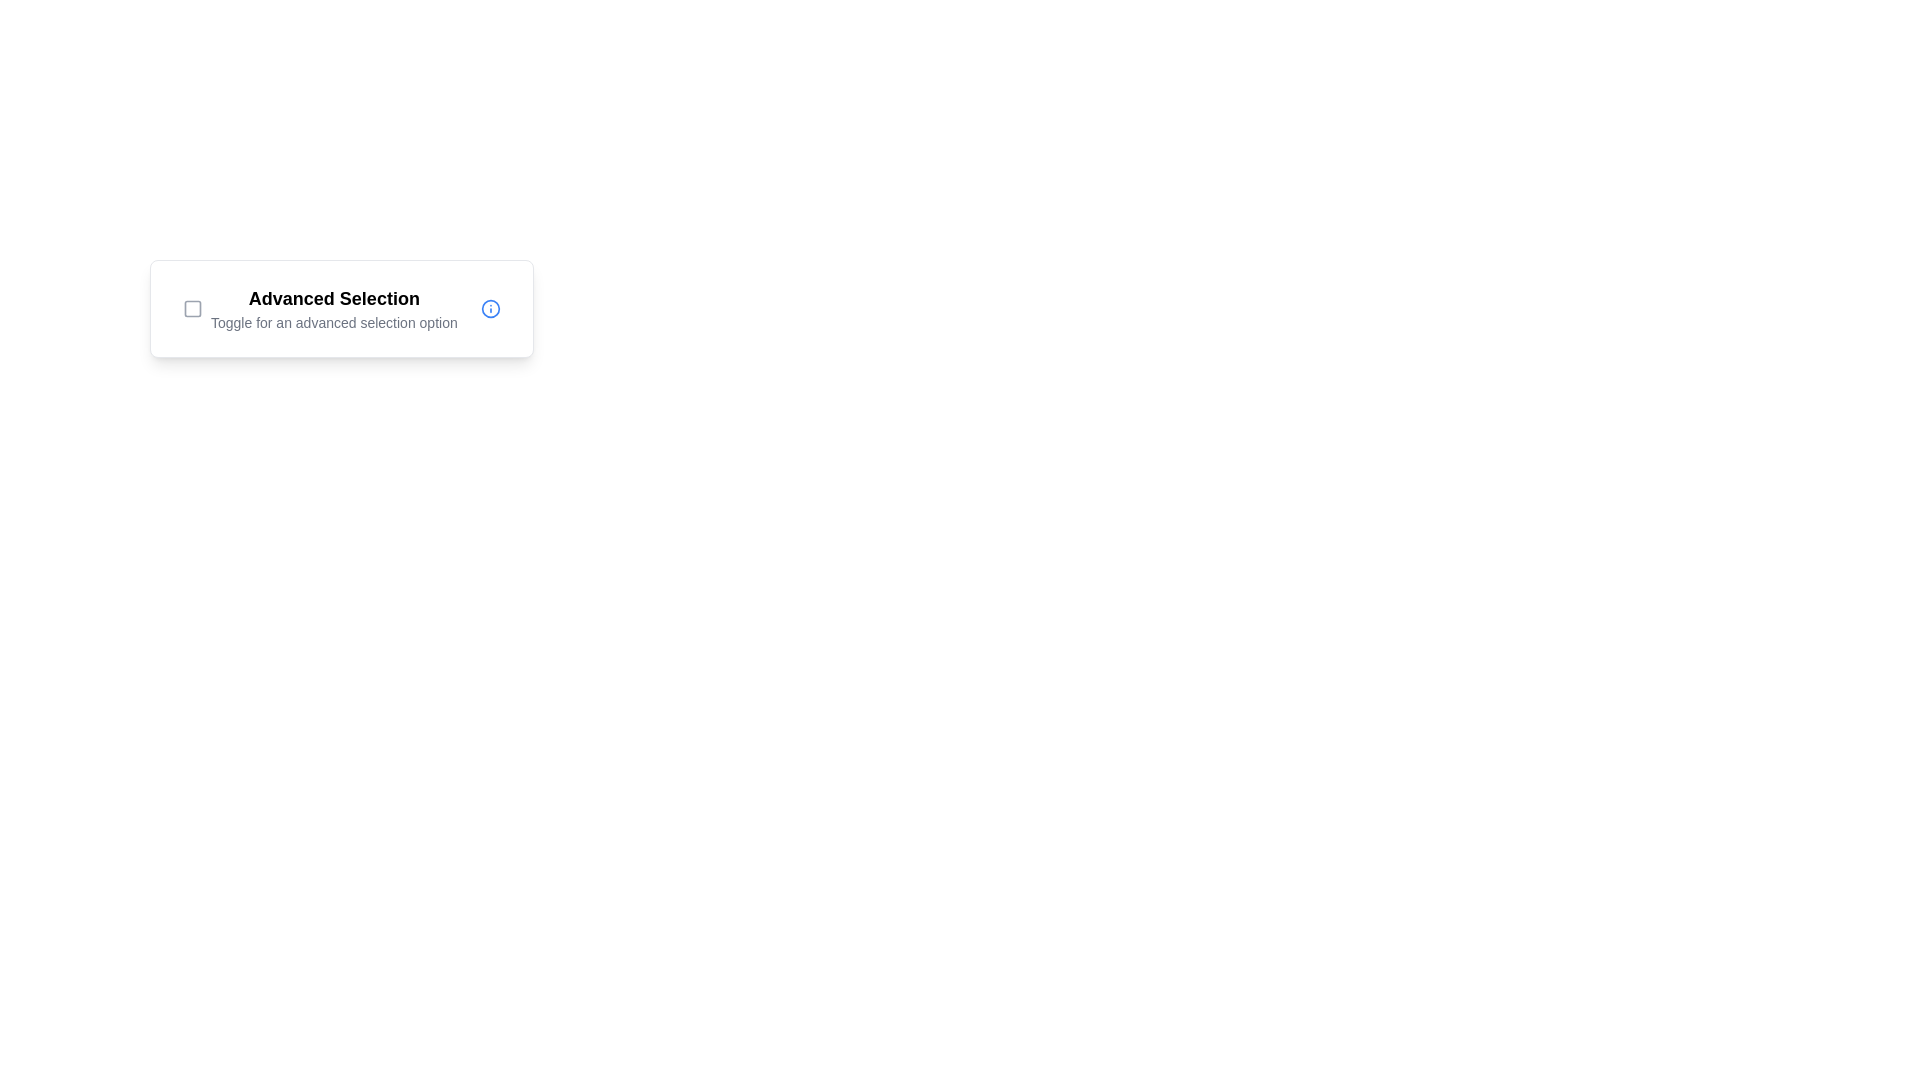 This screenshot has height=1080, width=1920. What do you see at coordinates (490, 308) in the screenshot?
I see `the blue circular Informational icon with an 'i' symbol, located at the far-right of the 'Advanced Selection' section` at bounding box center [490, 308].